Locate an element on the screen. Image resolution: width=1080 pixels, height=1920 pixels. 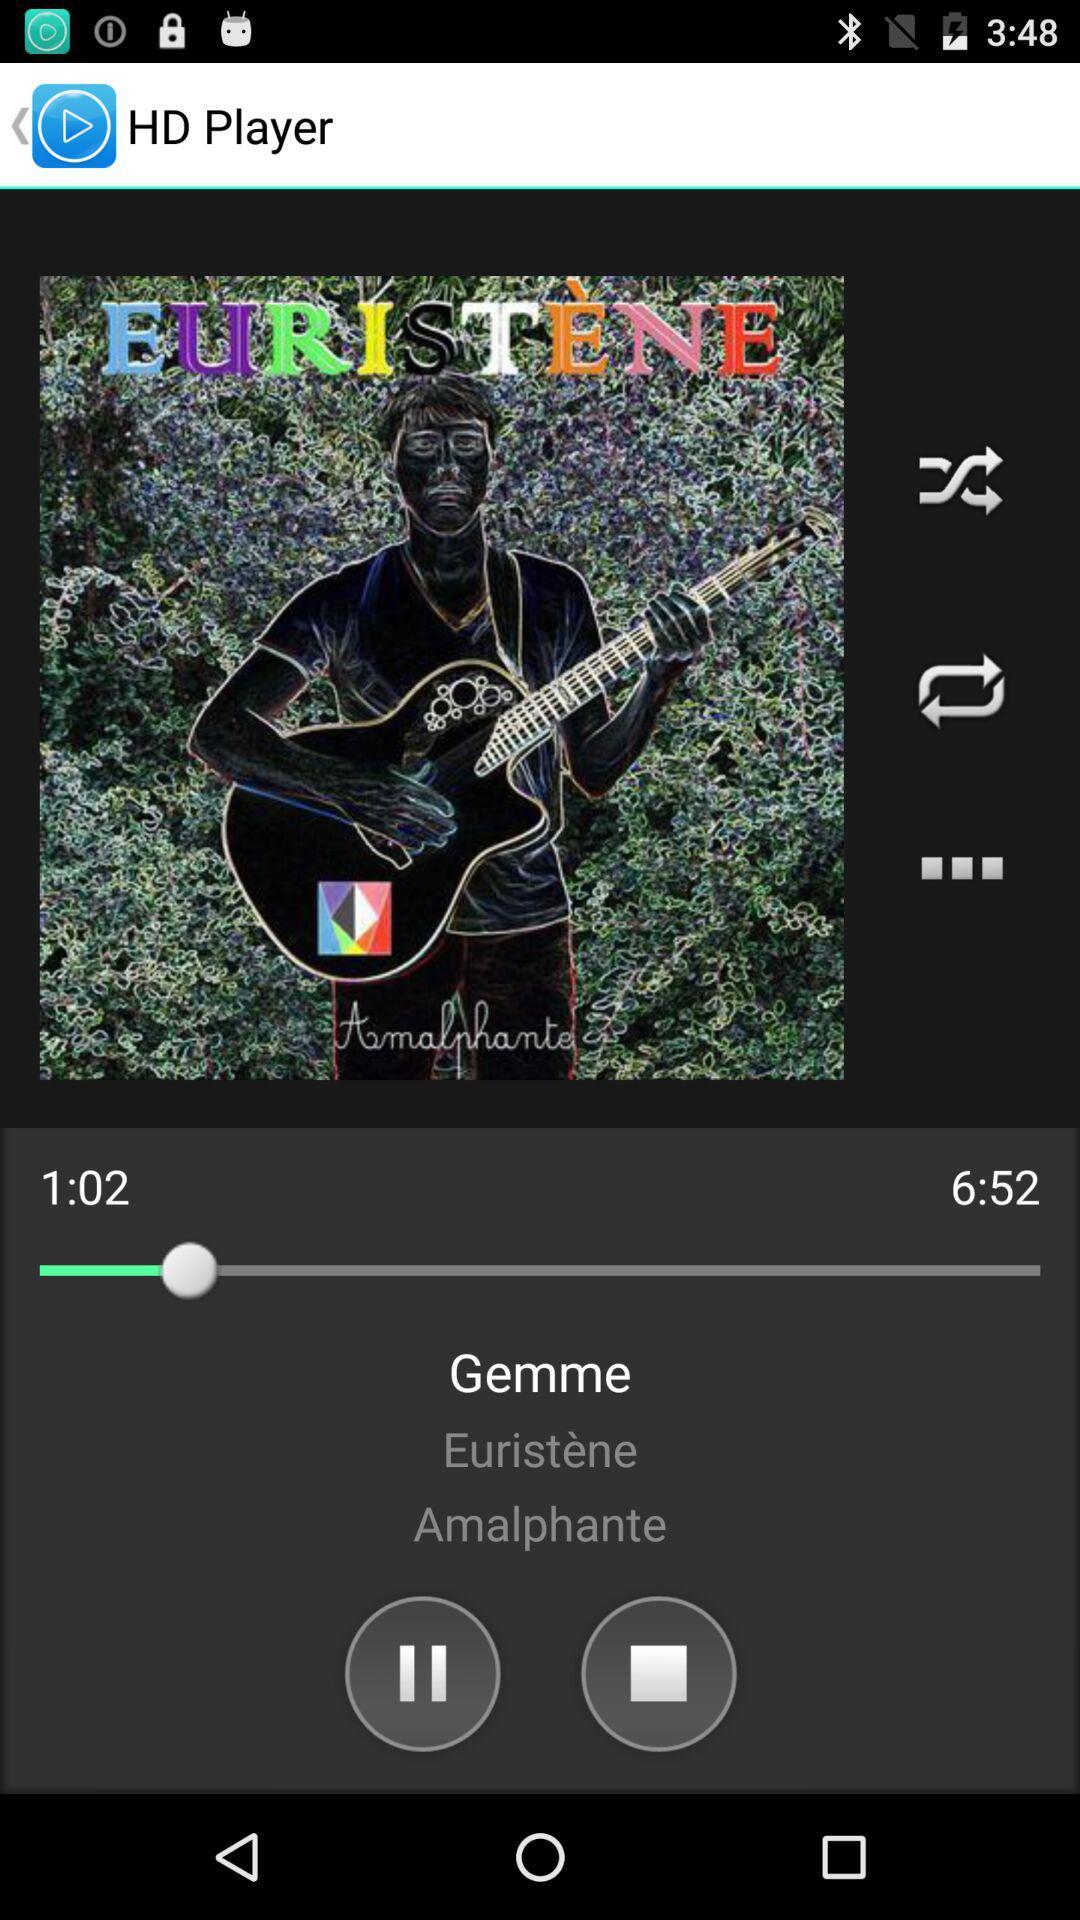
icon to the left of 6:52 icon is located at coordinates (83, 1186).